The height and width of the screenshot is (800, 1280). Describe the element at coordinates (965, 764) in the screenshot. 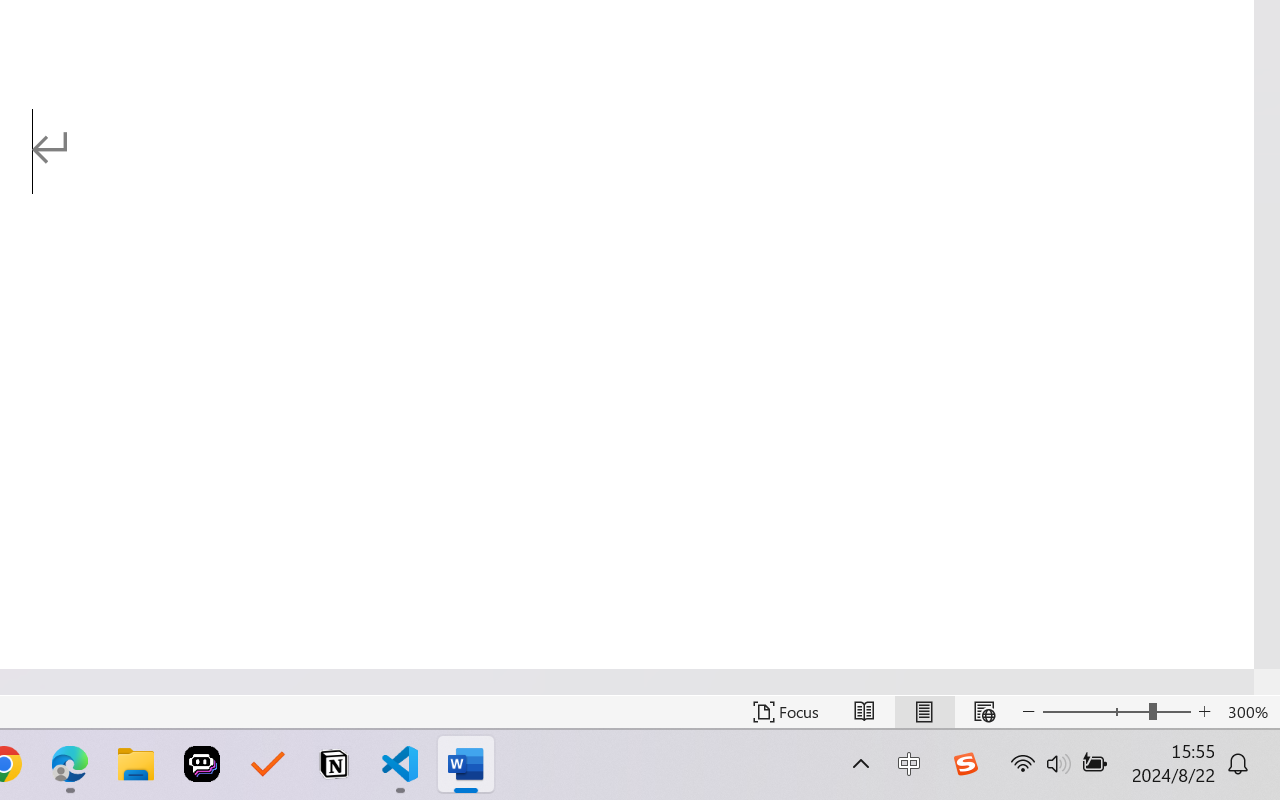

I see `'Class: Image'` at that location.